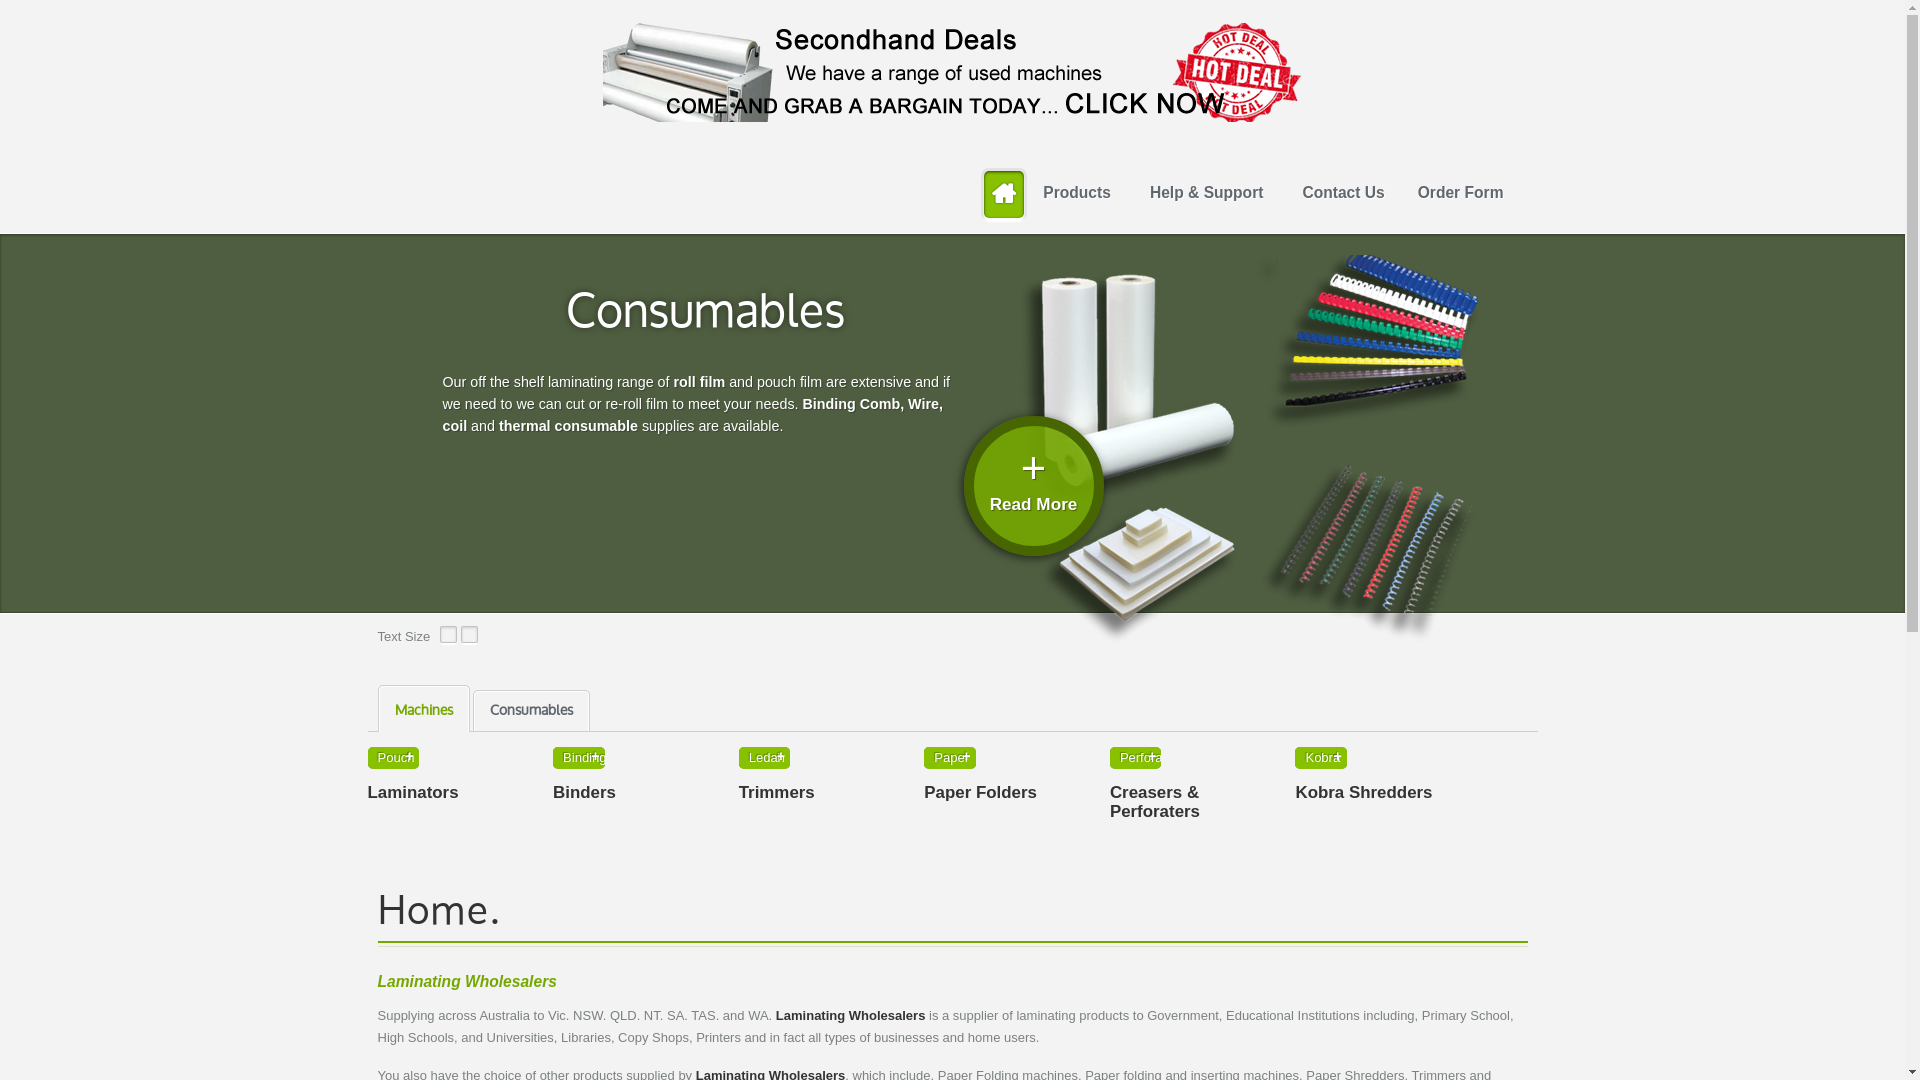 The width and height of the screenshot is (1920, 1080). What do you see at coordinates (1135, 757) in the screenshot?
I see `'A3 Card Creasing Machine, A3 Card Perforating Machine` at bounding box center [1135, 757].